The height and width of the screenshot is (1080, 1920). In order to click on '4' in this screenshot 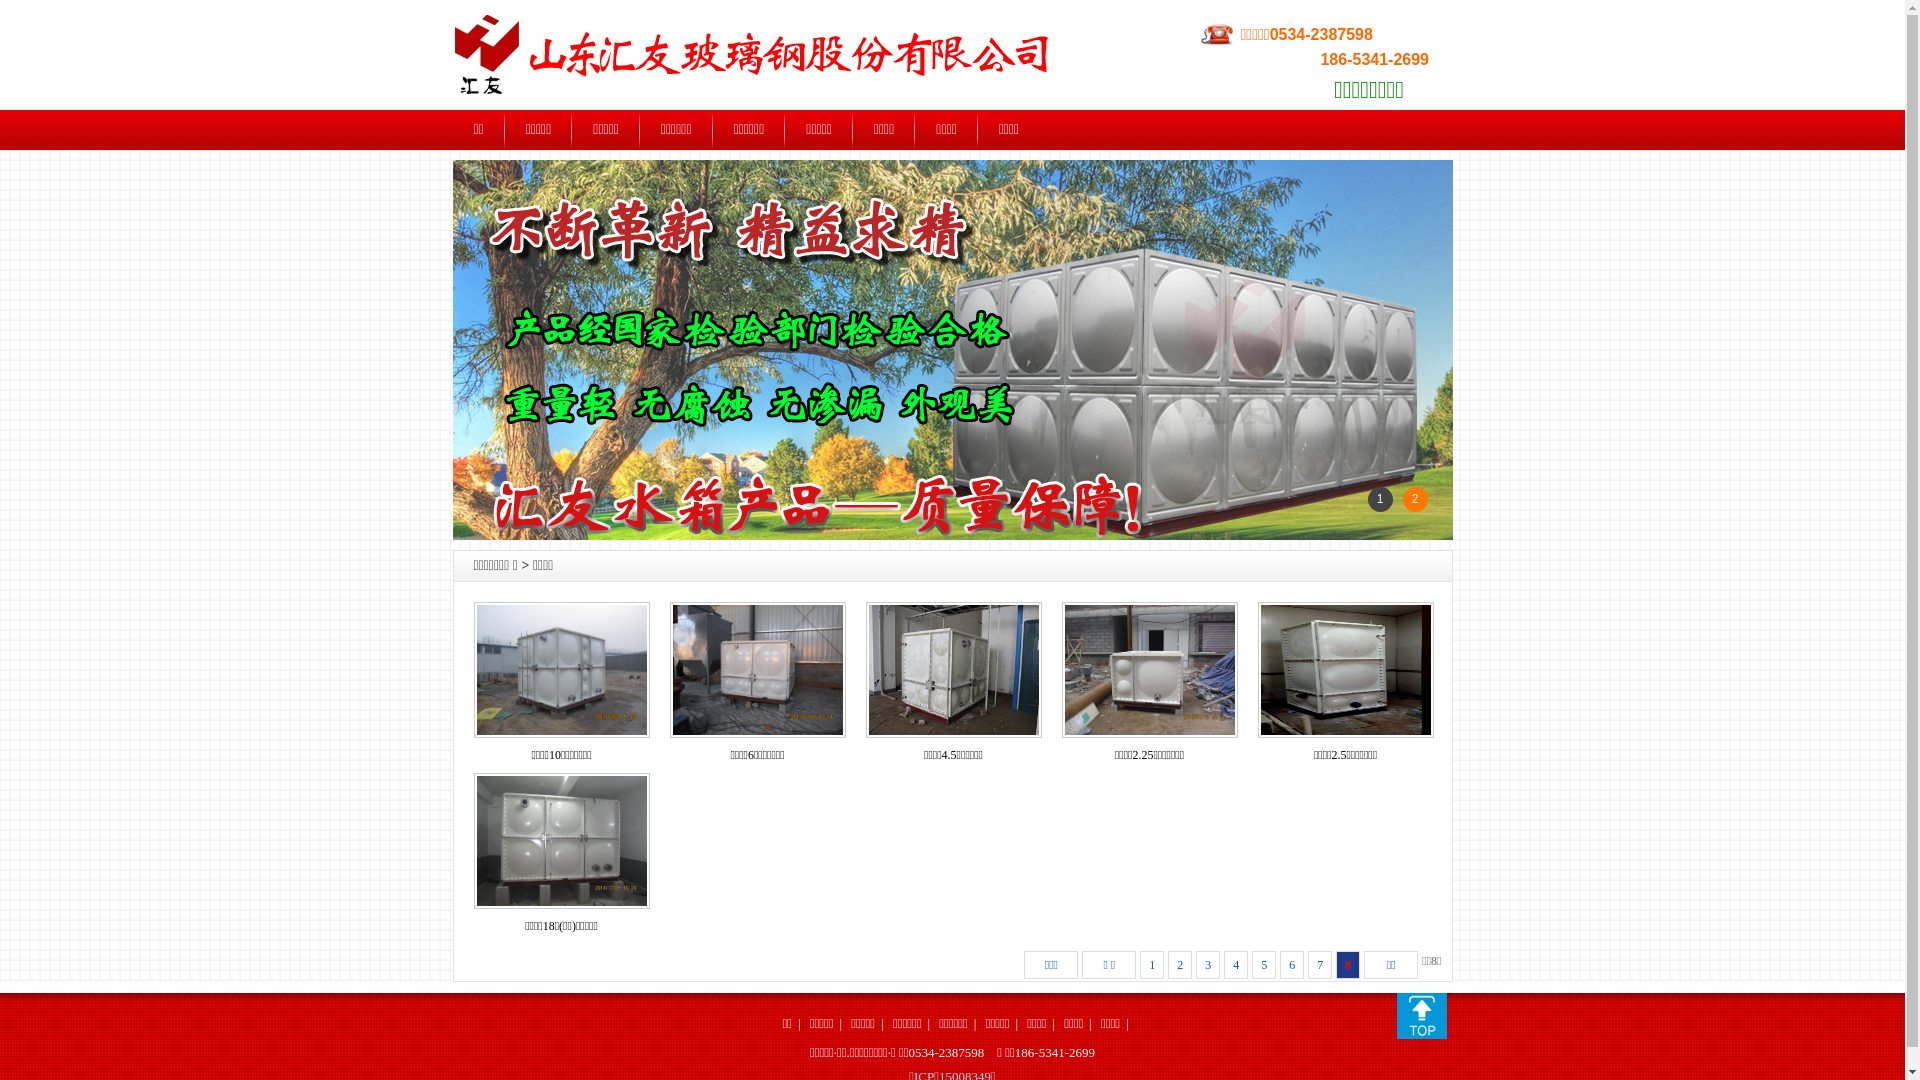, I will do `click(1223, 963)`.